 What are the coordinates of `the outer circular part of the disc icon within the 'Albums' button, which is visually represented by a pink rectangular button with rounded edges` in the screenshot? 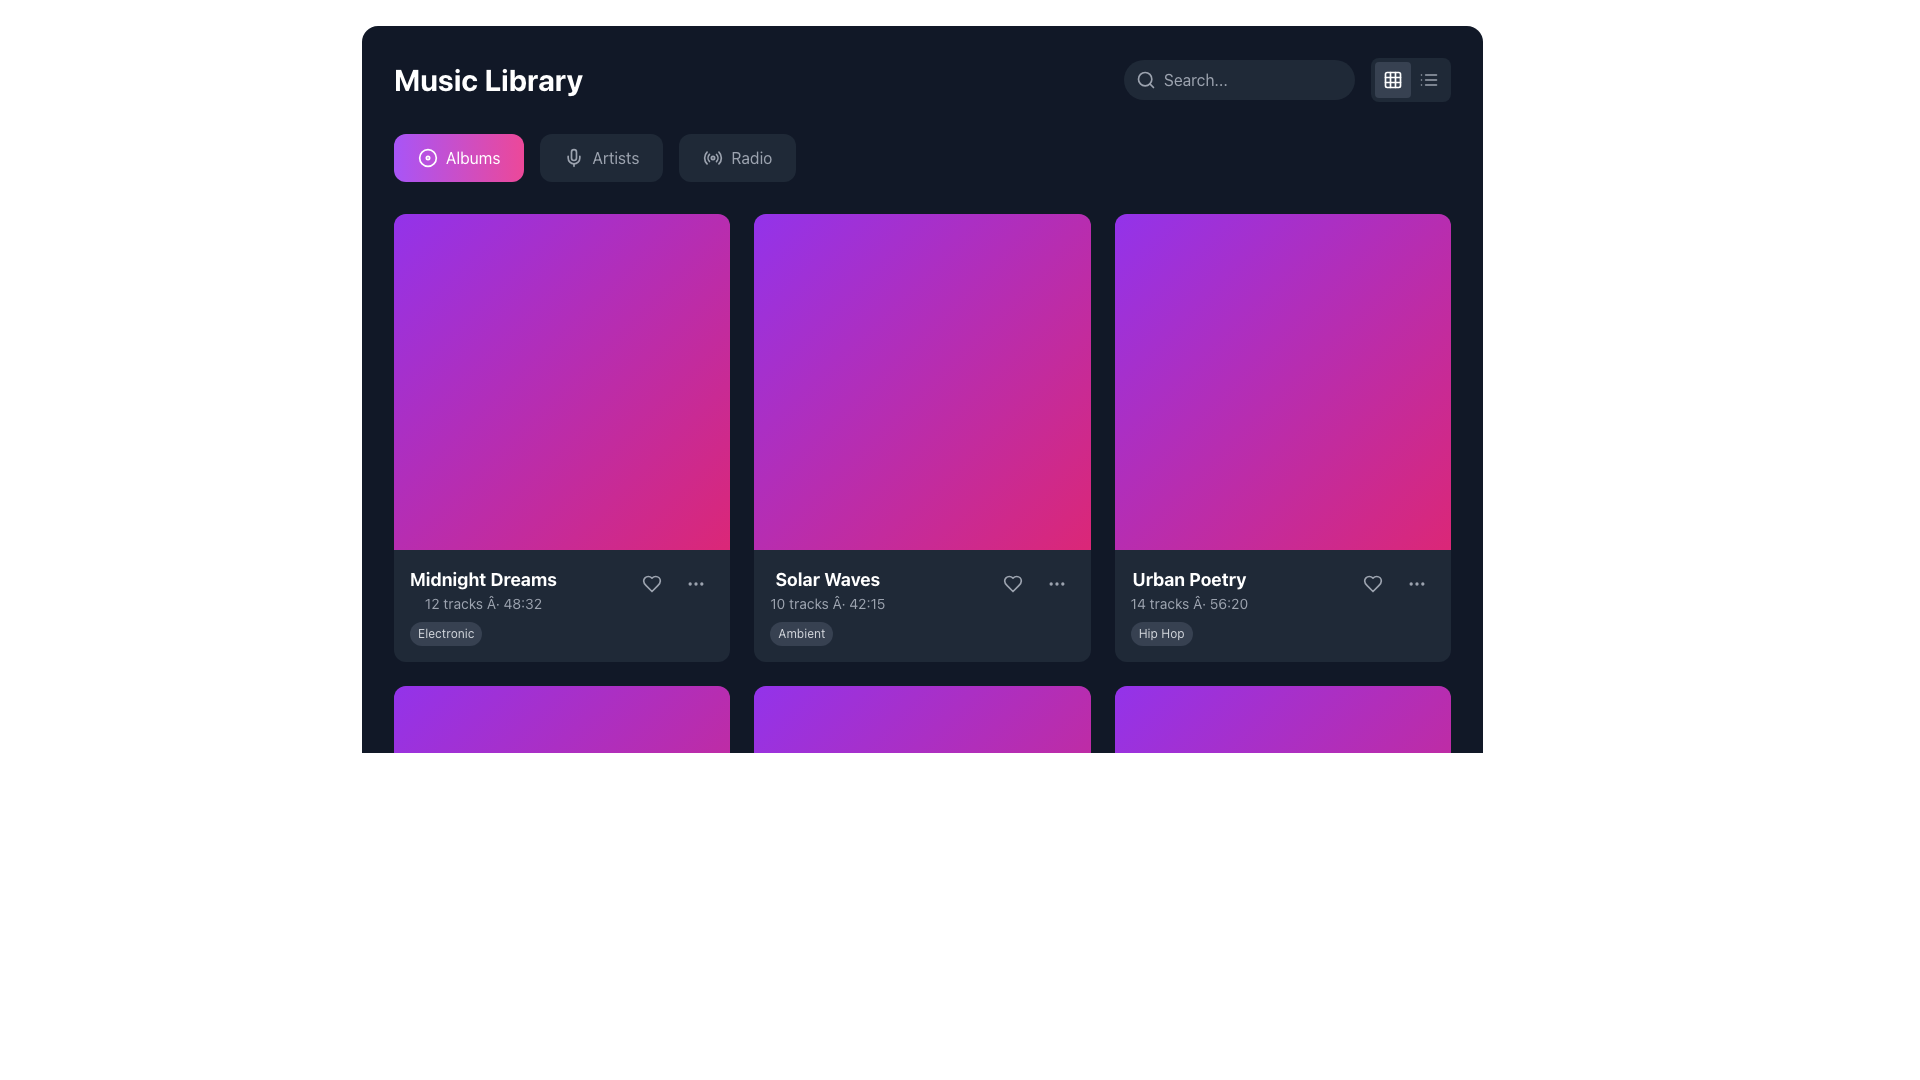 It's located at (426, 157).